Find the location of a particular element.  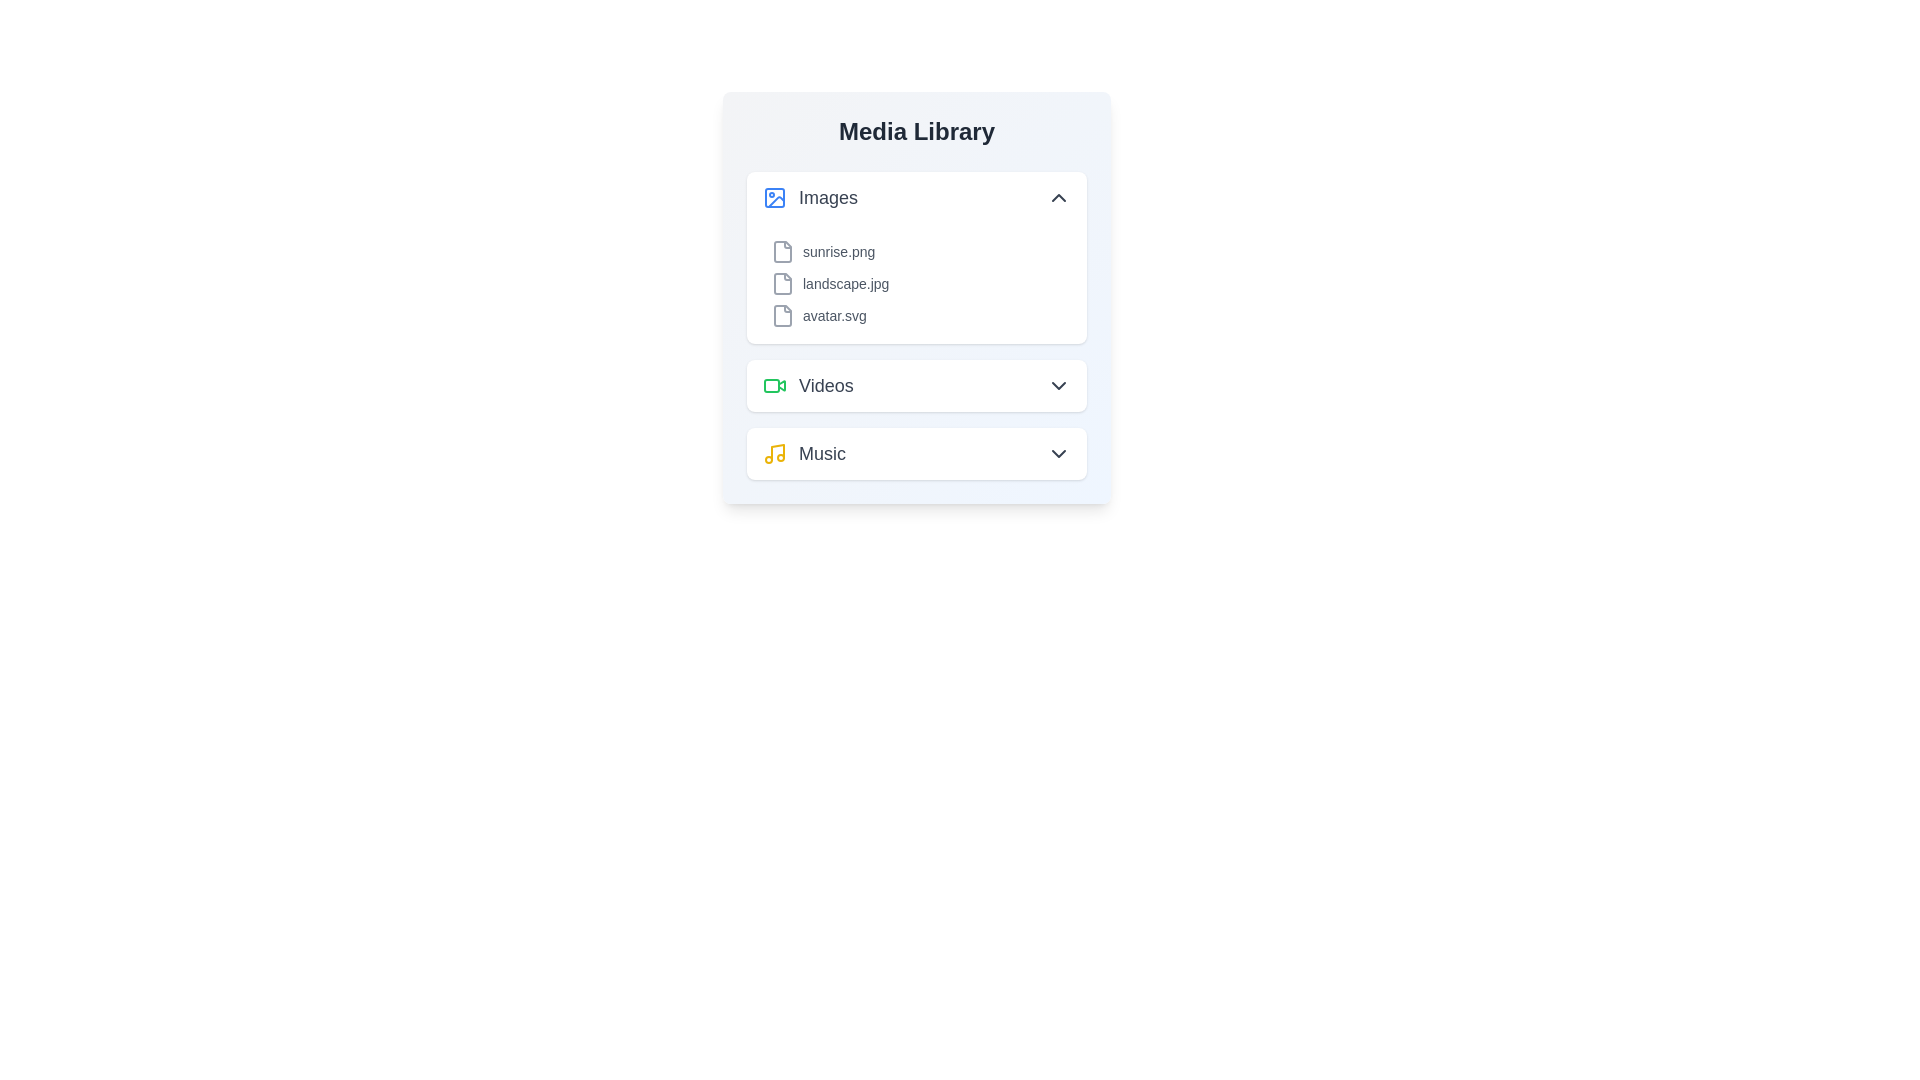

the 'Music' label with a yellow icon in the Media Library is located at coordinates (804, 454).